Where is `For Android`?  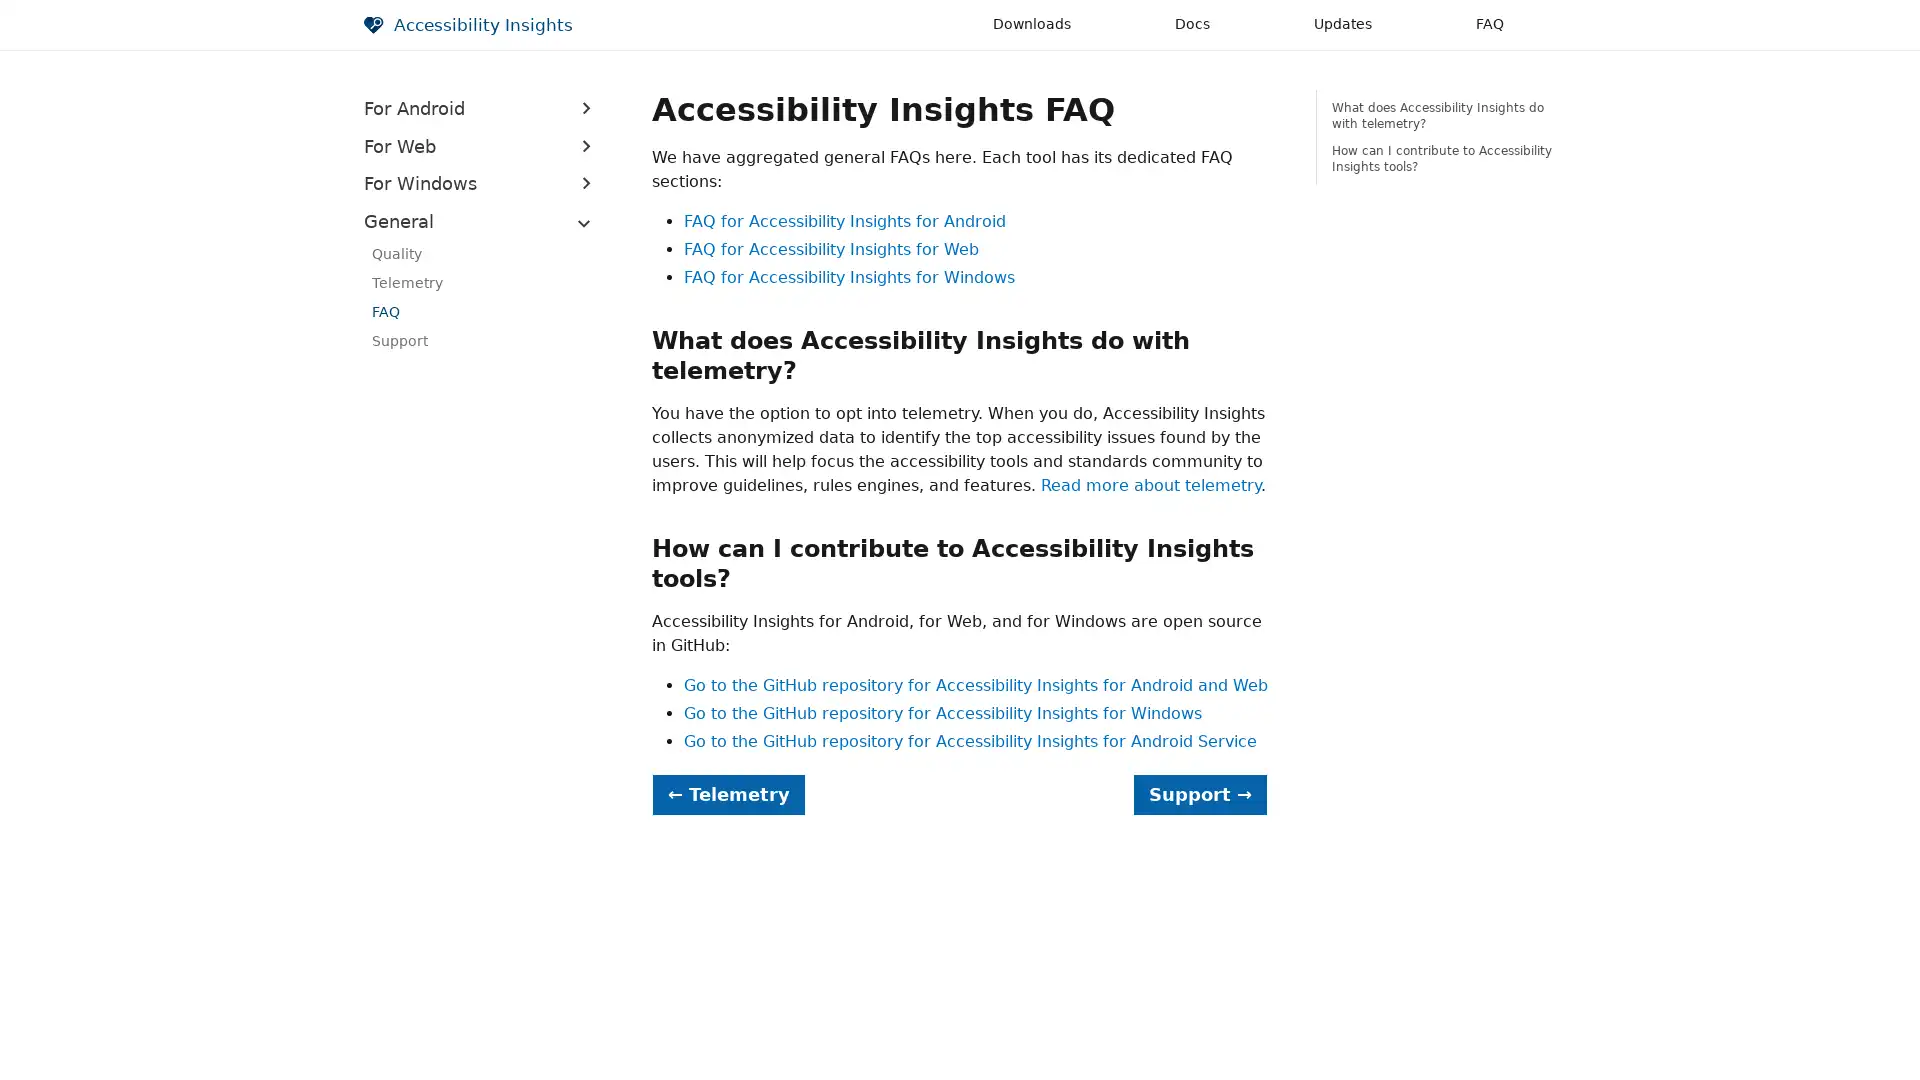 For Android is located at coordinates (484, 108).